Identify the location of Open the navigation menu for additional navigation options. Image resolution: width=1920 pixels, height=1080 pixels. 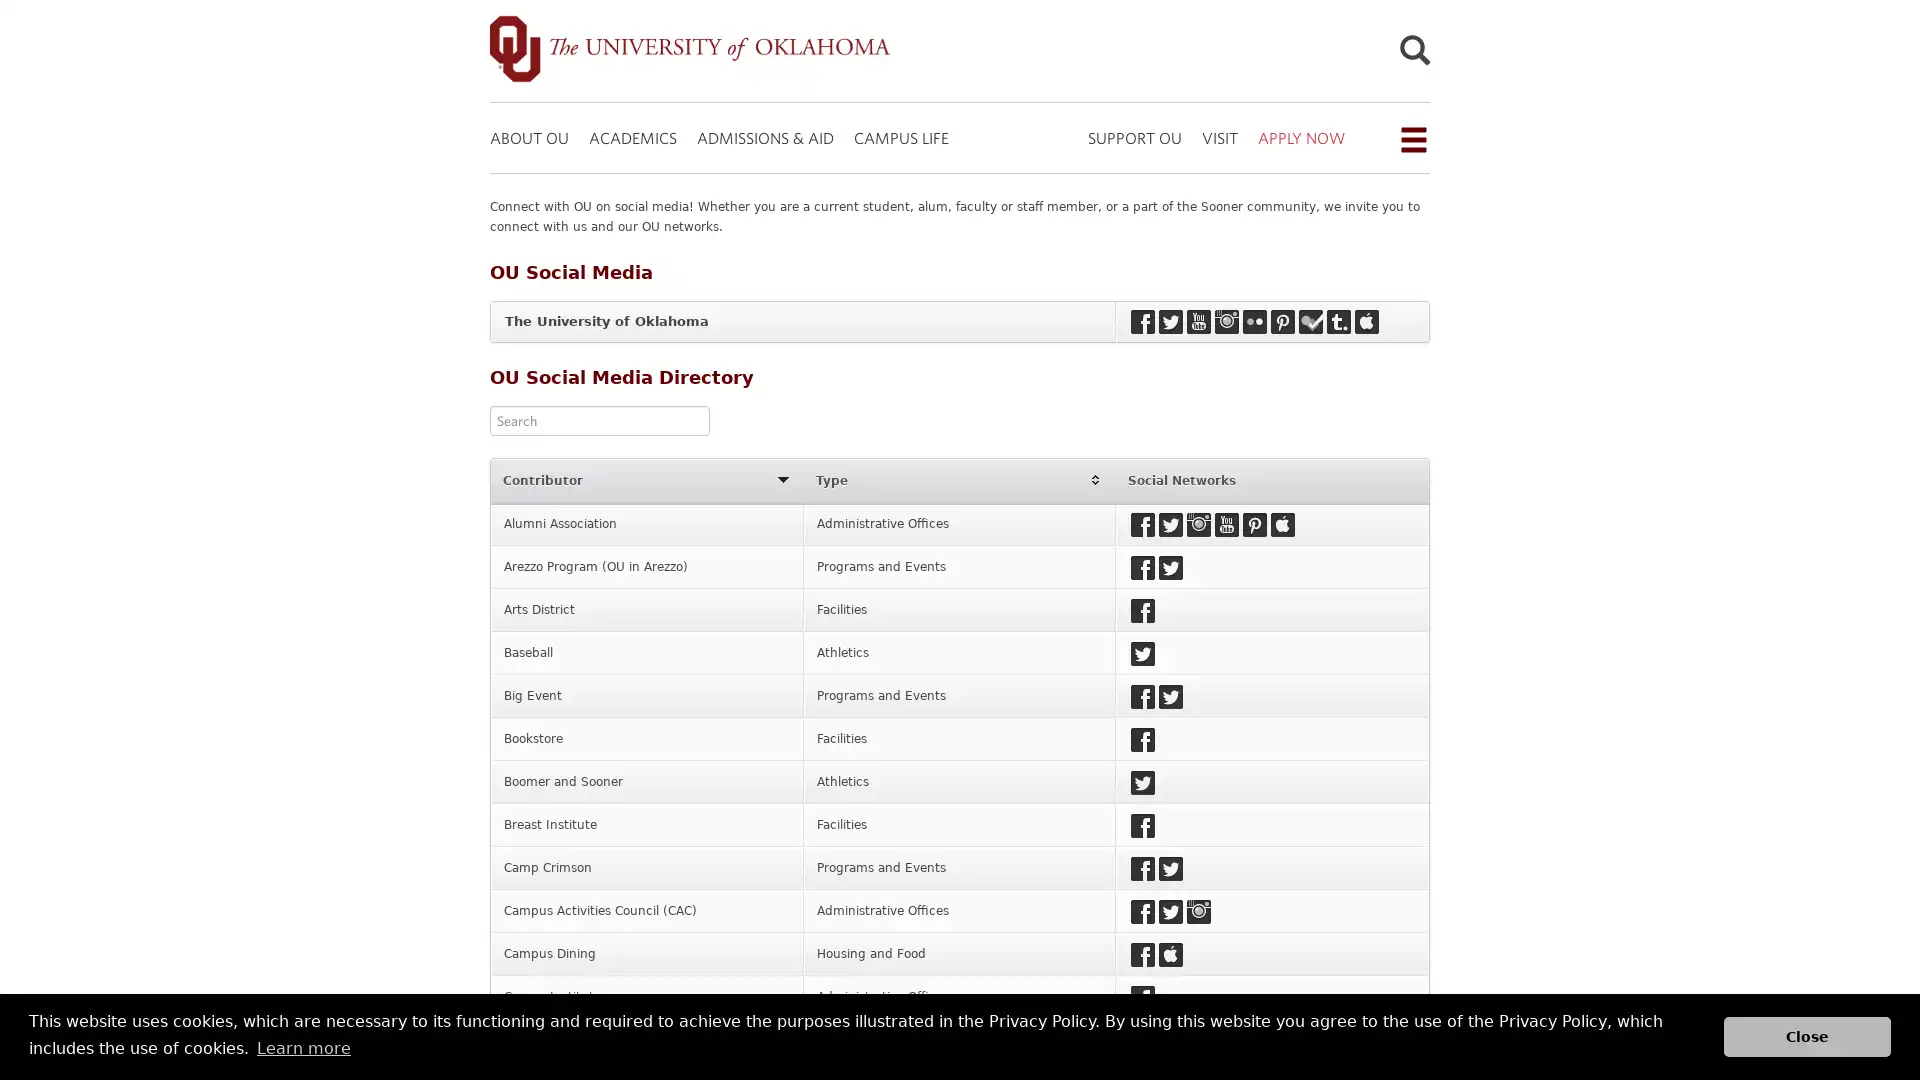
(1411, 138).